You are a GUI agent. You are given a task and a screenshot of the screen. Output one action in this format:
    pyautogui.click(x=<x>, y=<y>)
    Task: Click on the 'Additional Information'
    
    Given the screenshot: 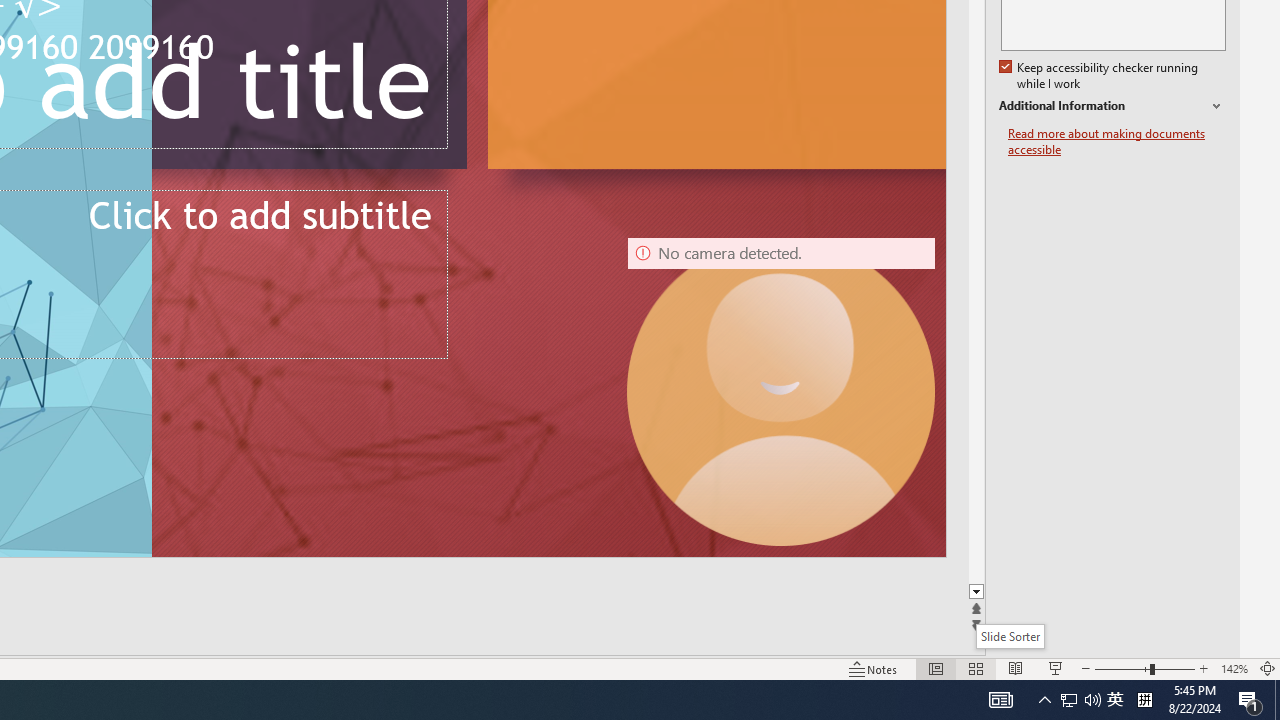 What is the action you would take?
    pyautogui.click(x=1111, y=106)
    